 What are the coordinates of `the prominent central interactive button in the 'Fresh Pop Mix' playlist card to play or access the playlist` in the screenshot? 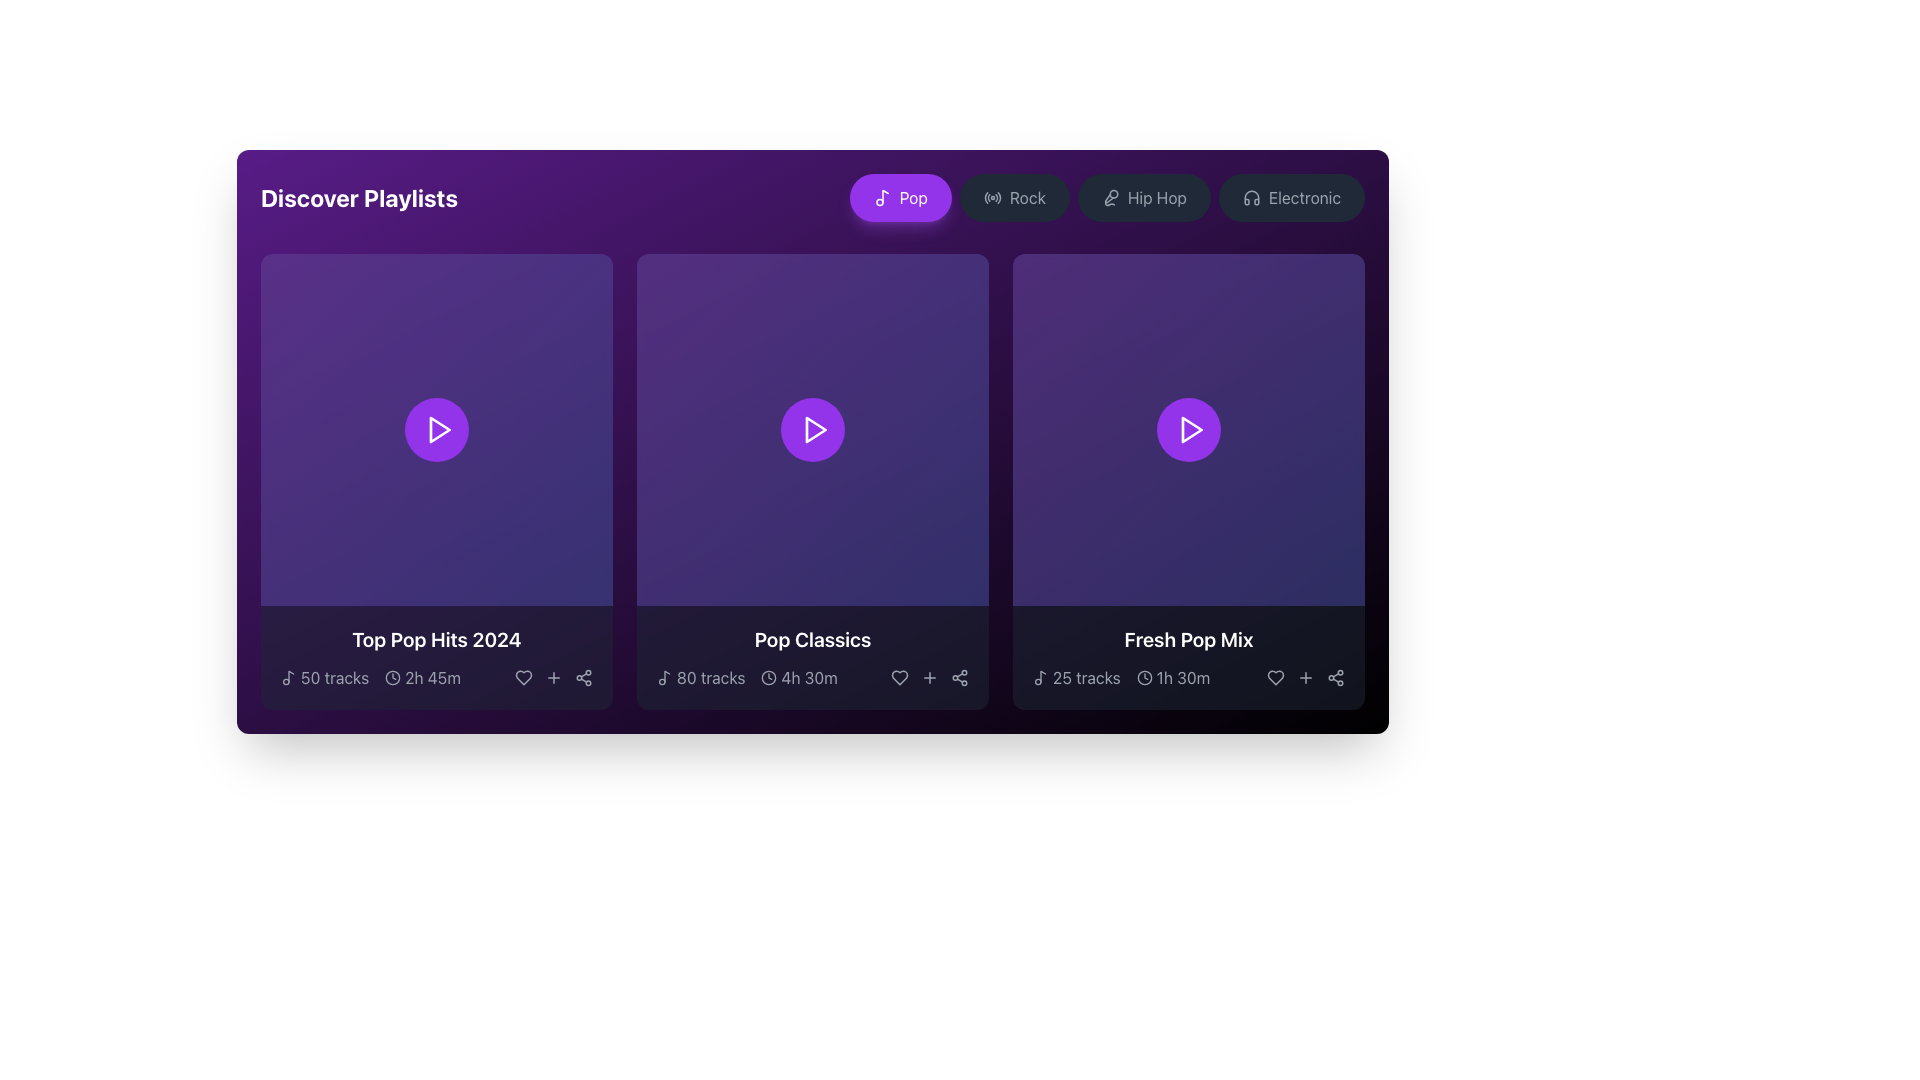 It's located at (1189, 428).